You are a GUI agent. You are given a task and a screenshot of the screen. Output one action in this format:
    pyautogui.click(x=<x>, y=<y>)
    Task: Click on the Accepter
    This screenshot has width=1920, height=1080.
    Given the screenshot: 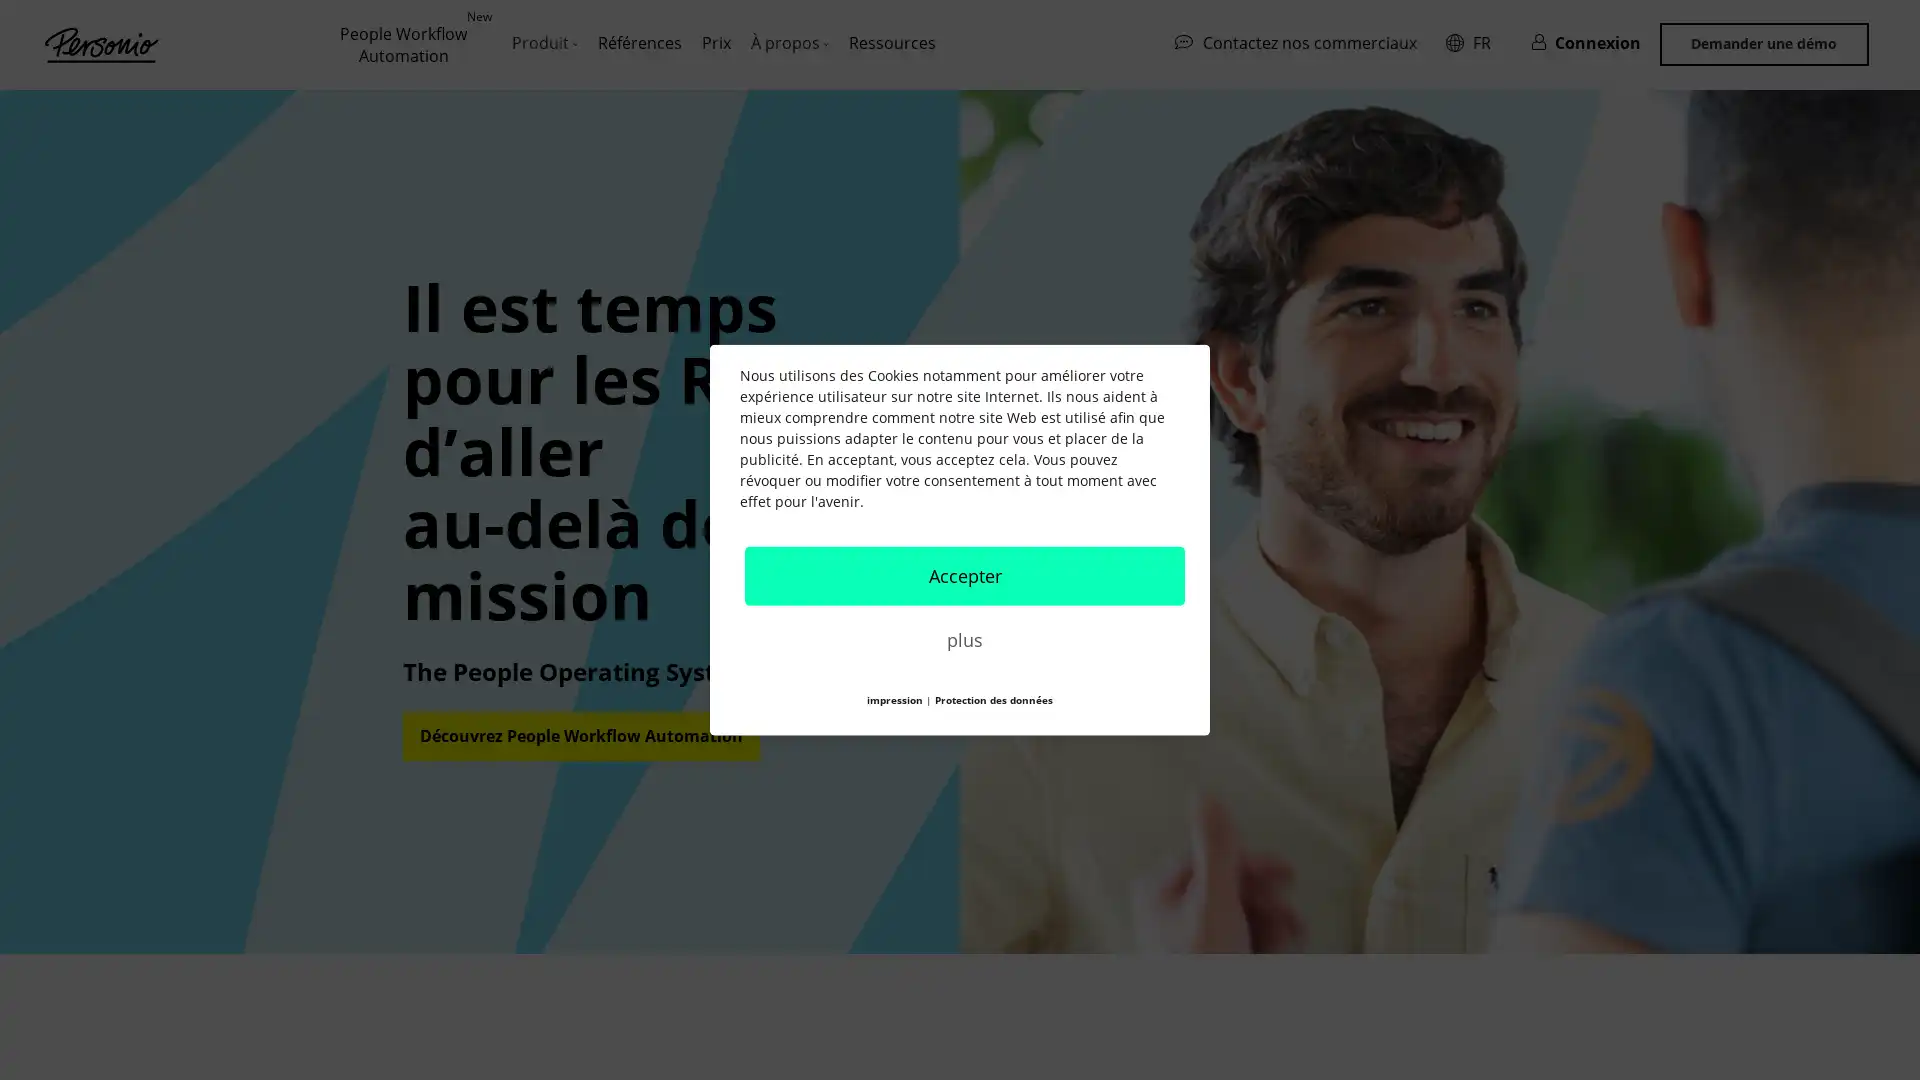 What is the action you would take?
    pyautogui.click(x=964, y=575)
    